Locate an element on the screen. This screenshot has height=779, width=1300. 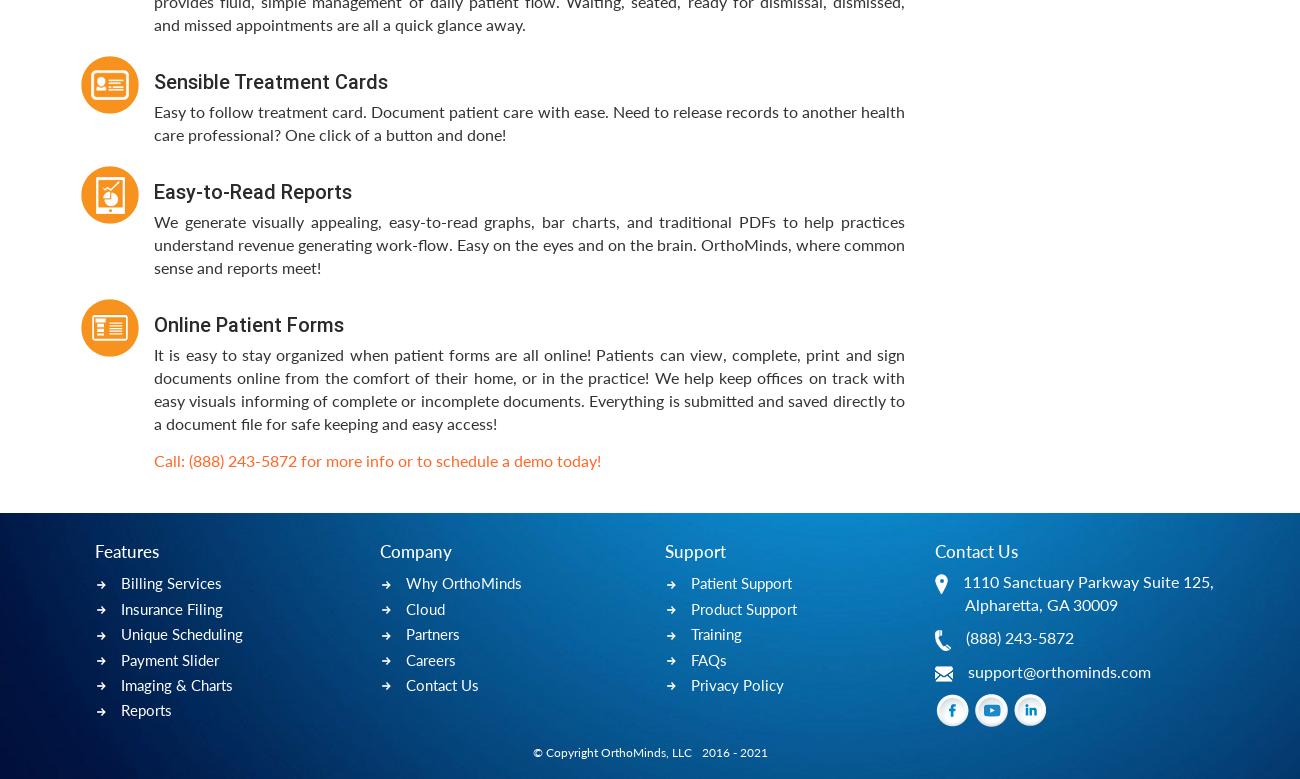
'Partners' is located at coordinates (433, 634).